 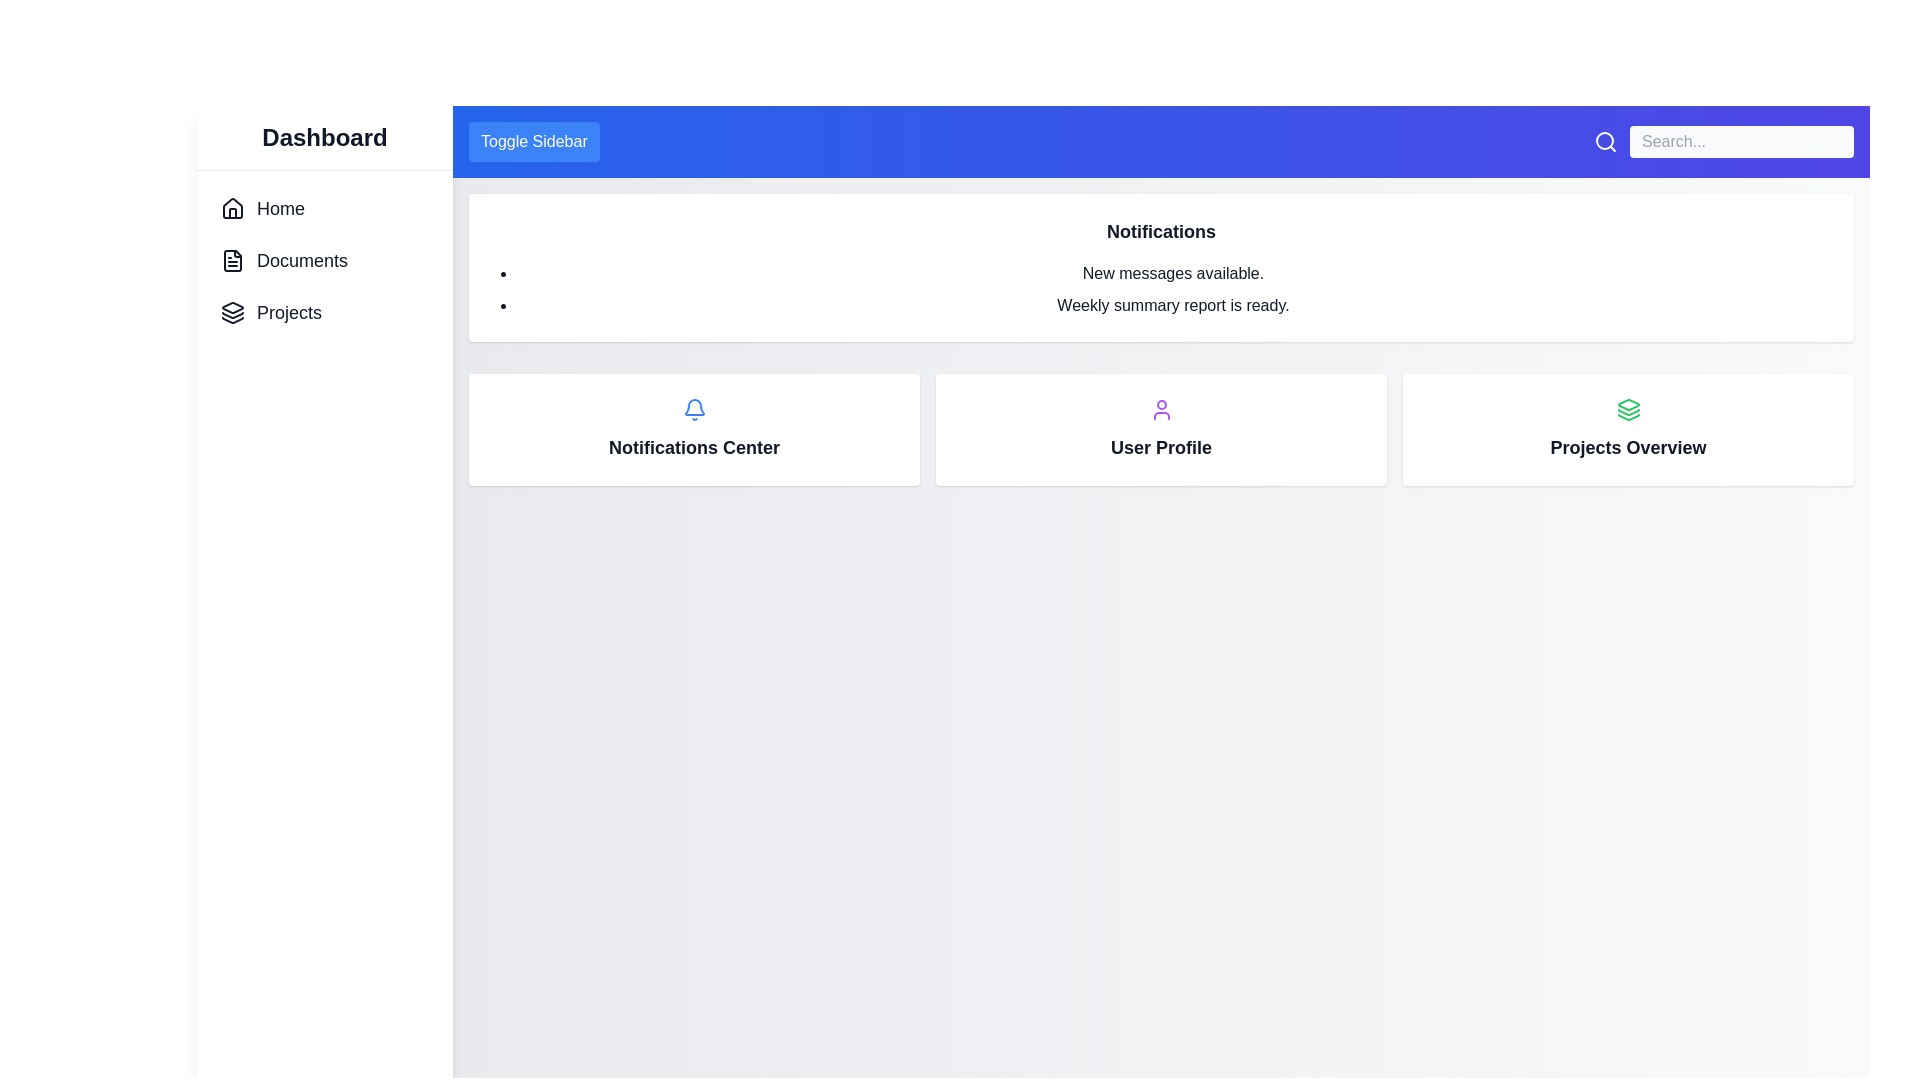 What do you see at coordinates (1628, 446) in the screenshot?
I see `the static text label 'Projects Overview', which is styled with bold font and larger text size, located at the bottom center of the 'Projects Overview' card in the dashboard's main grid` at bounding box center [1628, 446].